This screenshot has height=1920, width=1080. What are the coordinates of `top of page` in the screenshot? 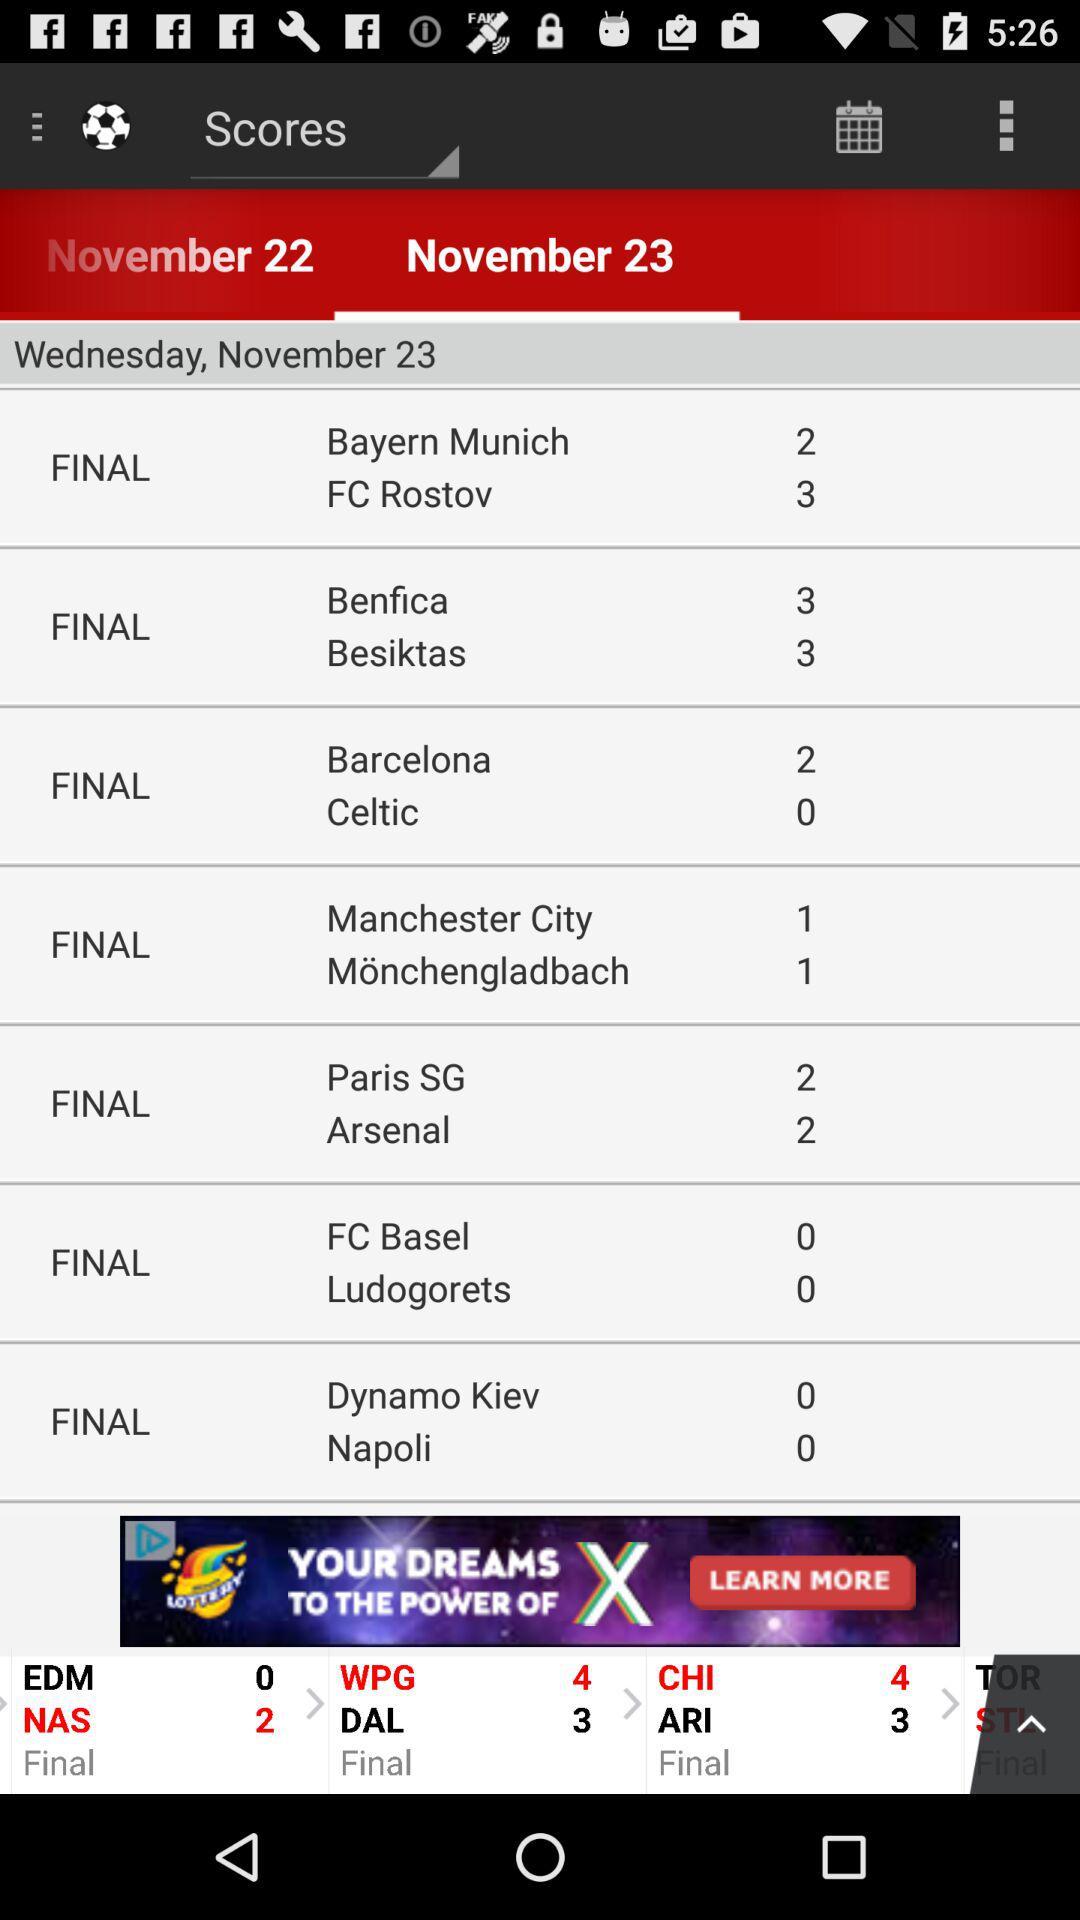 It's located at (1014, 1719).